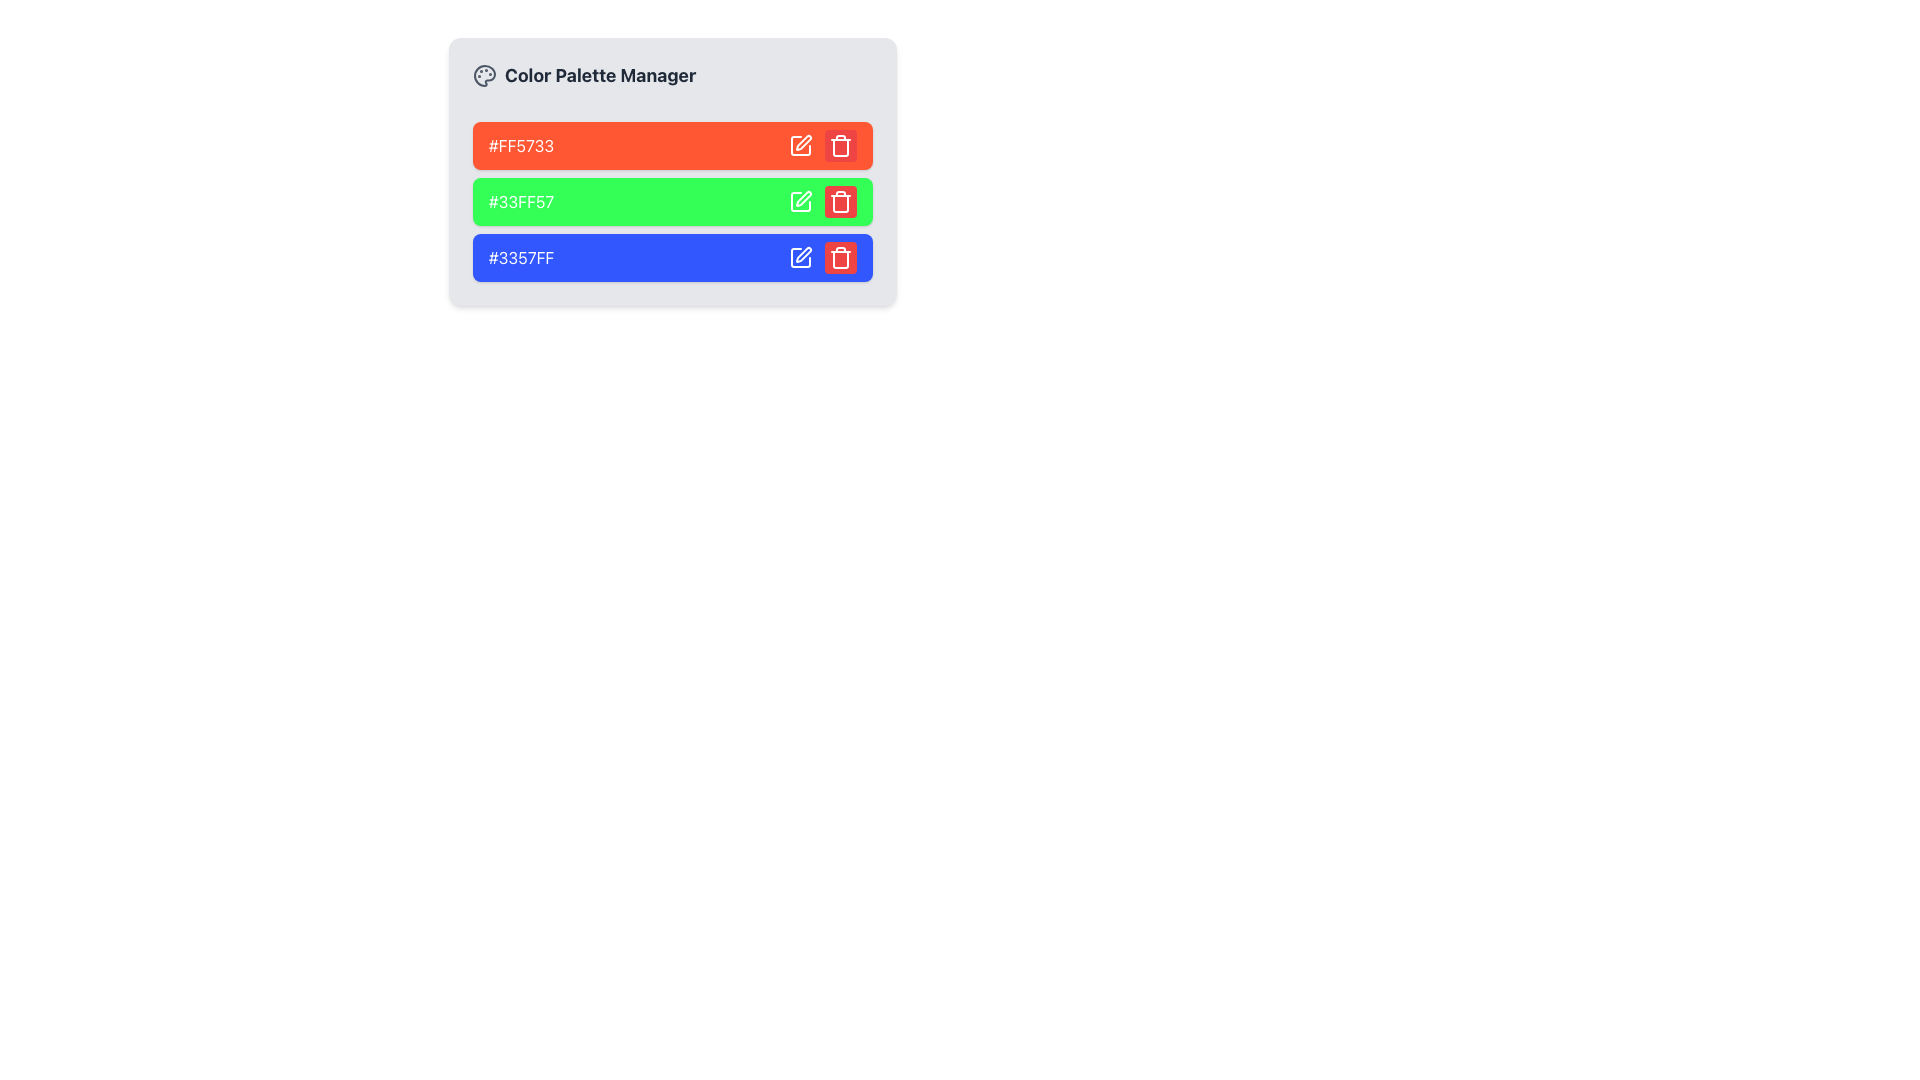  Describe the element at coordinates (801, 257) in the screenshot. I see `the blue color edit button in the 'Color Palette Manager'` at that location.